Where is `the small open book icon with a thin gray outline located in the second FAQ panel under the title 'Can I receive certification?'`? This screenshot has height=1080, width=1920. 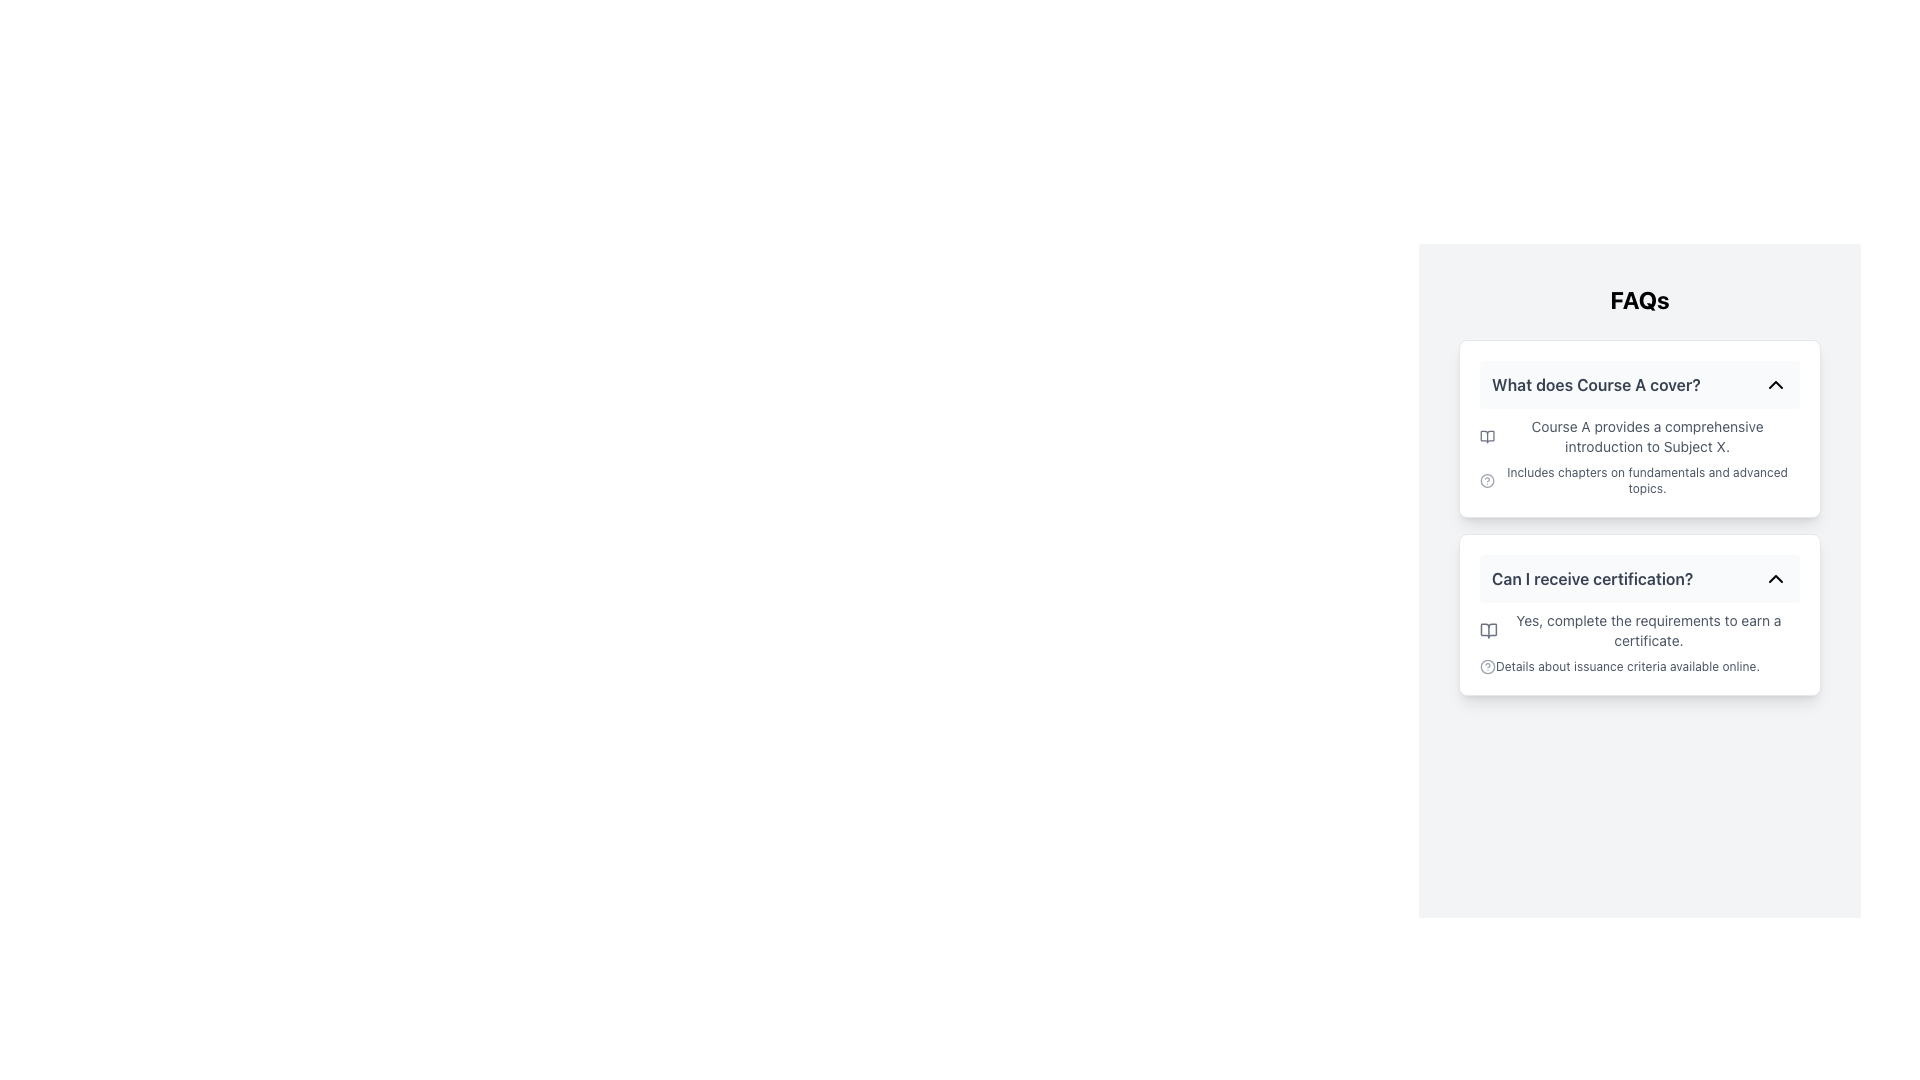
the small open book icon with a thin gray outline located in the second FAQ panel under the title 'Can I receive certification?' is located at coordinates (1488, 631).